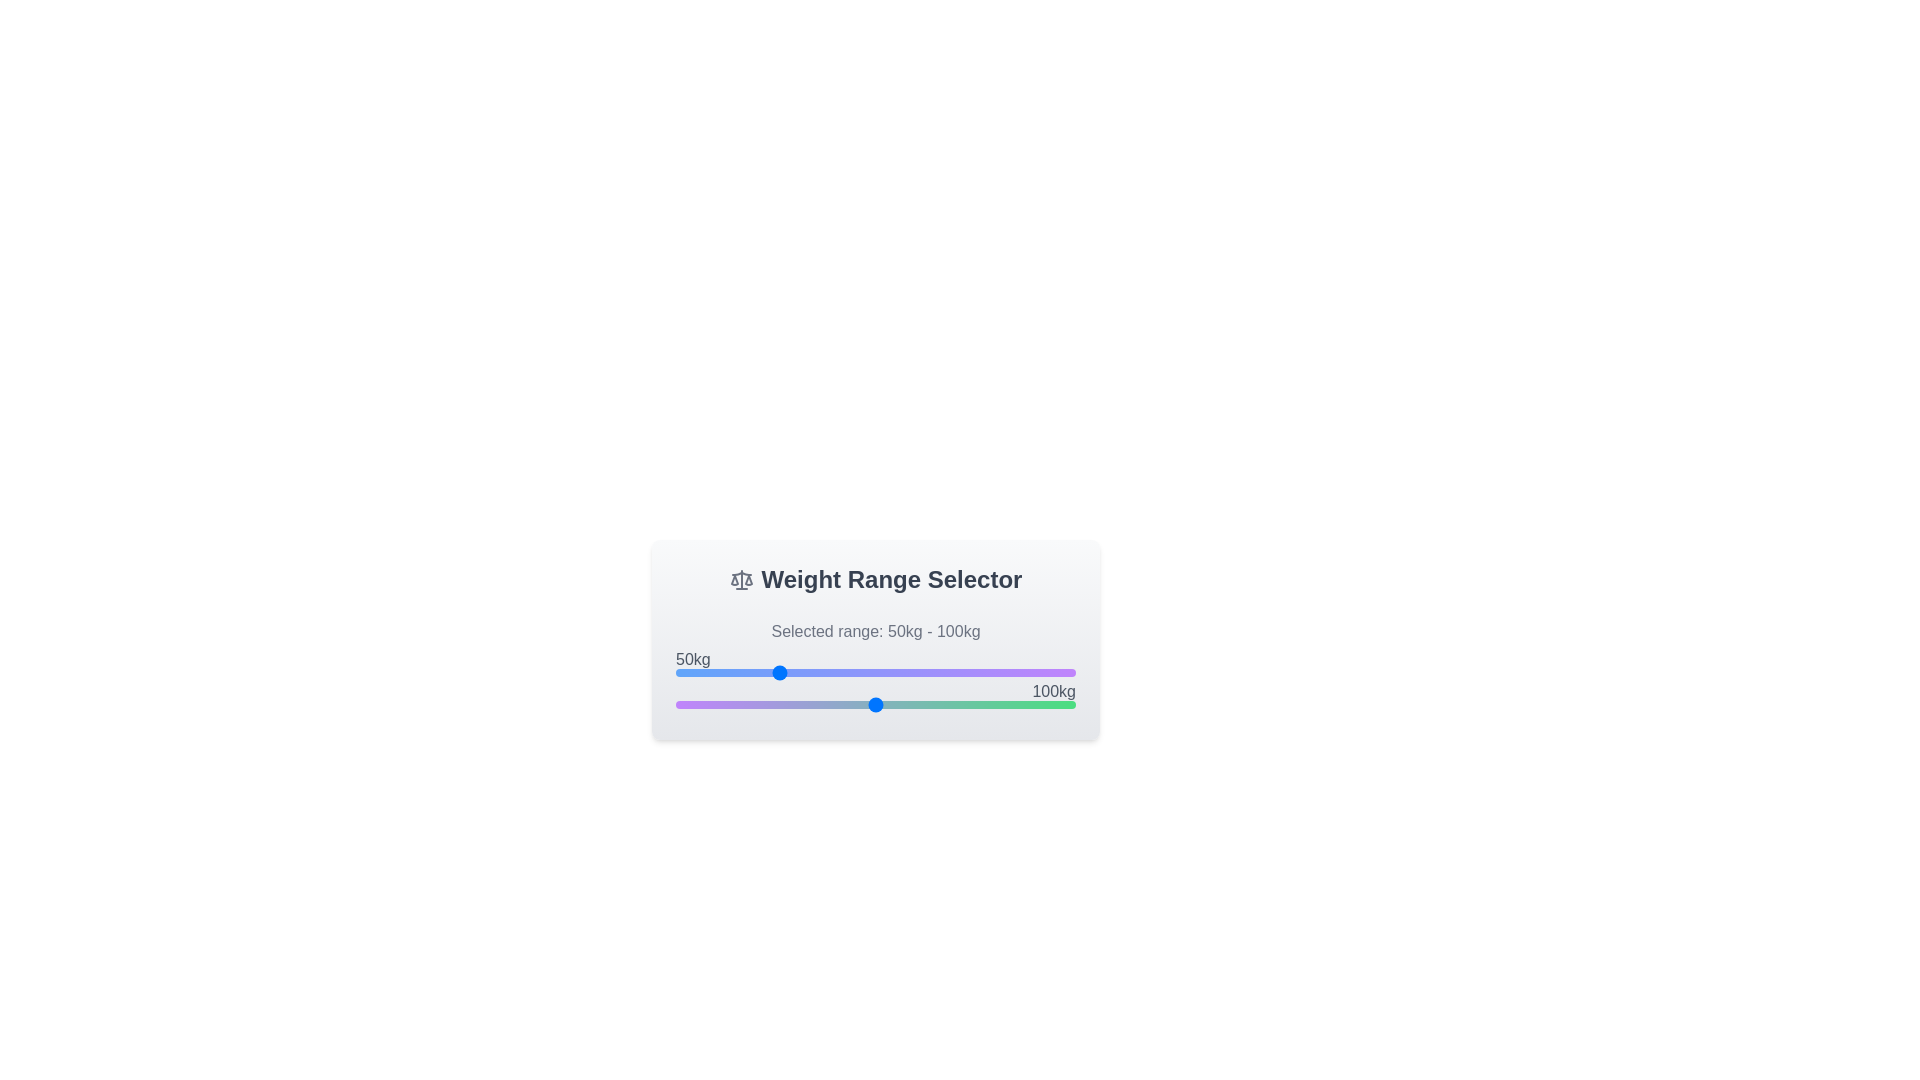  What do you see at coordinates (1069, 704) in the screenshot?
I see `the right slider to set the maximum weight to 197 kg` at bounding box center [1069, 704].